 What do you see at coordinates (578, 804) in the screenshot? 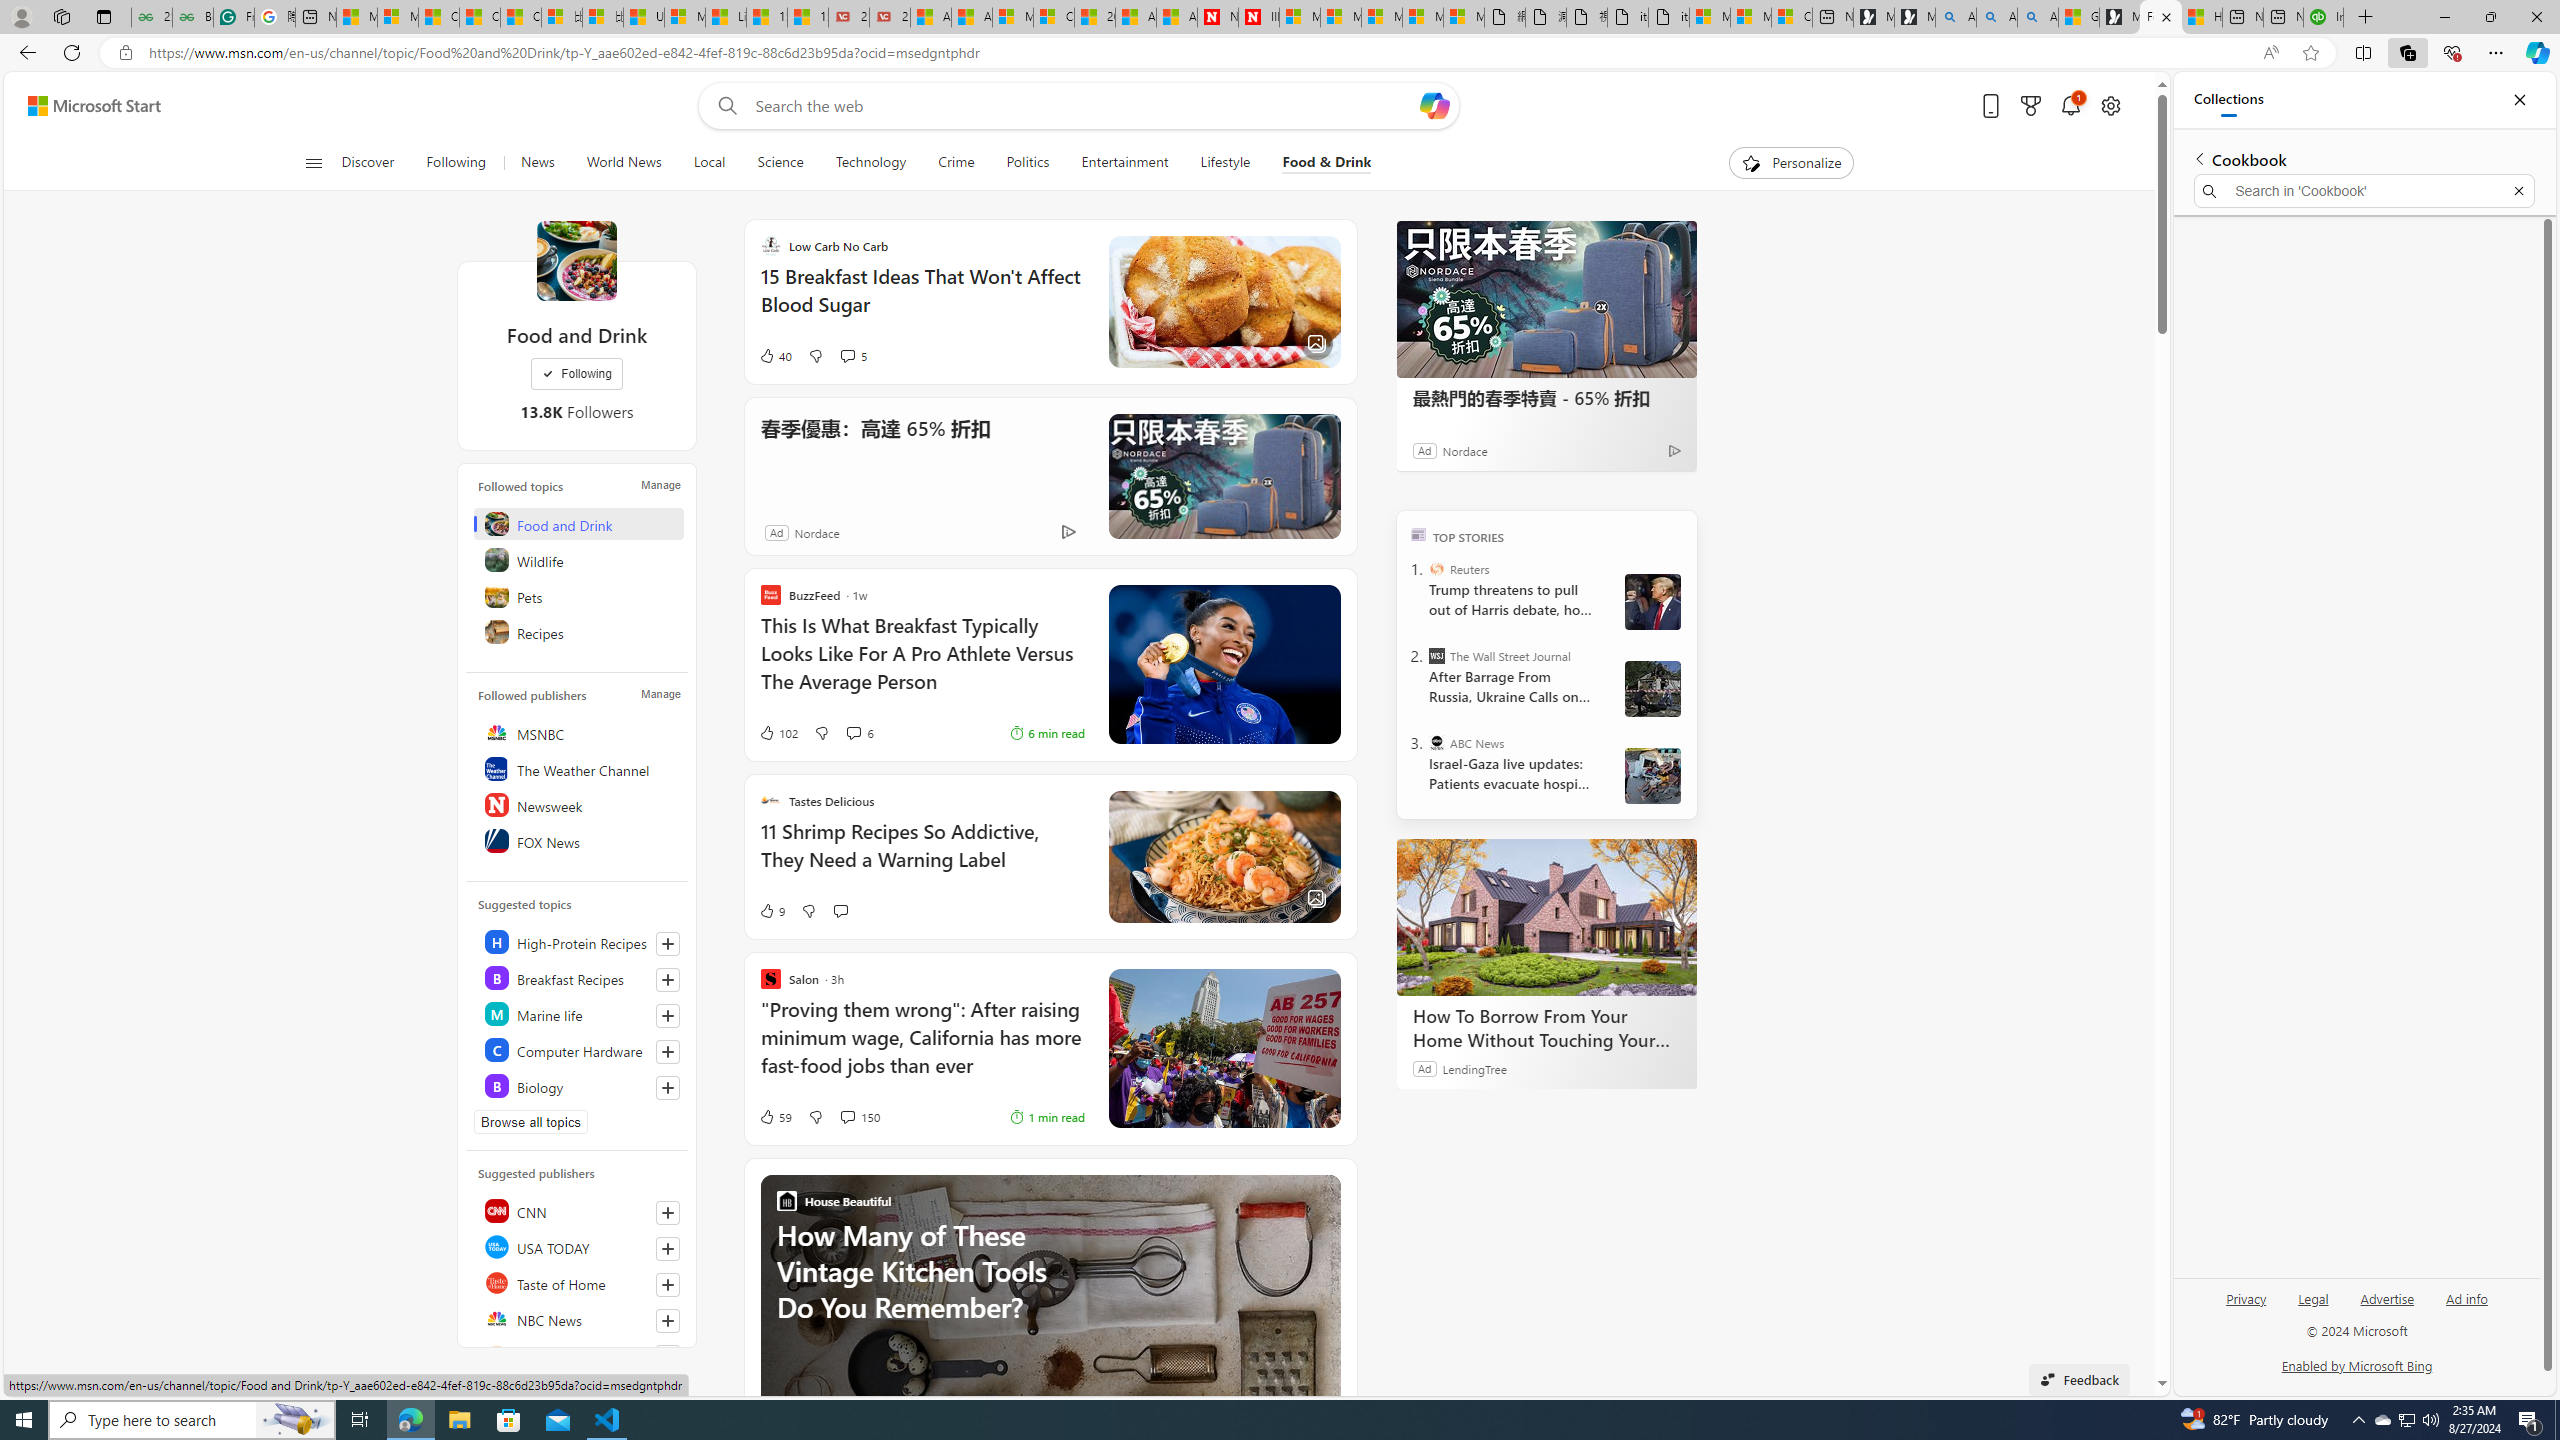
I see `'Newsweek'` at bounding box center [578, 804].